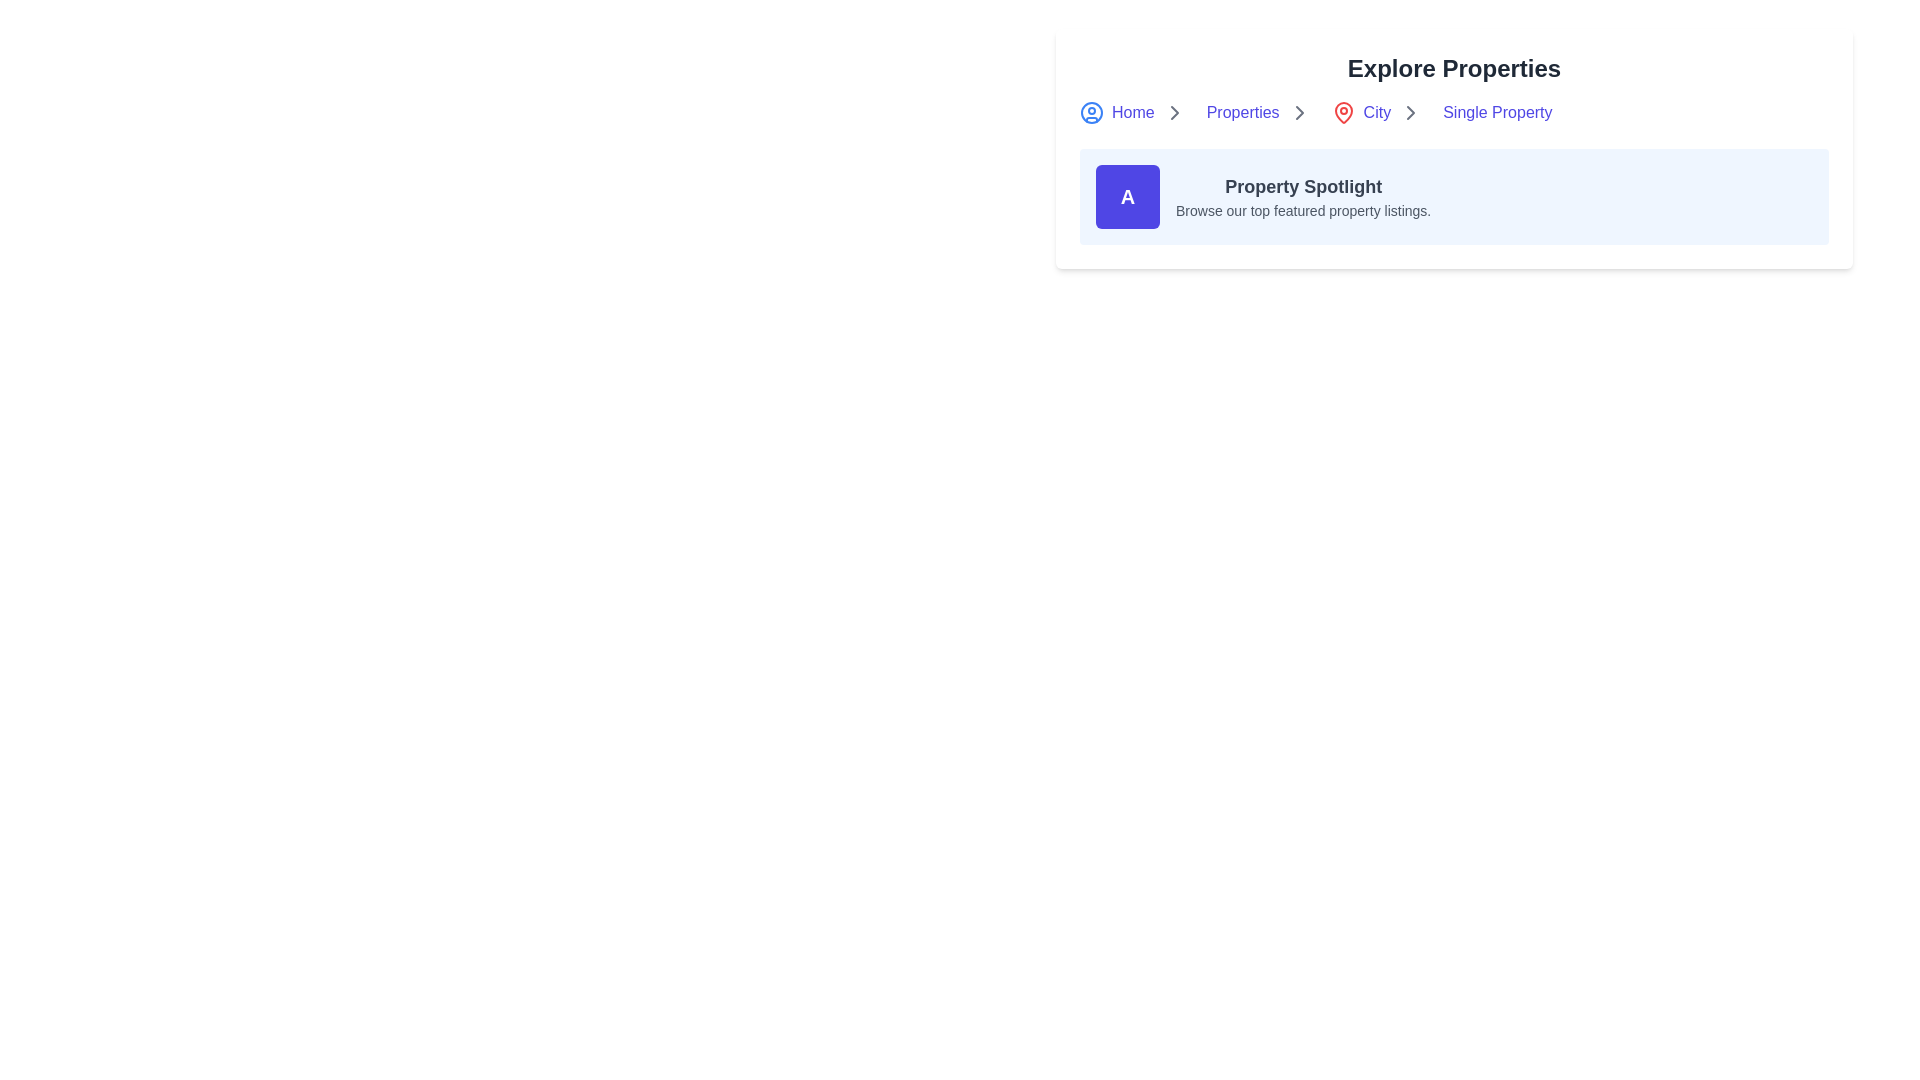 The width and height of the screenshot is (1920, 1080). Describe the element at coordinates (1347, 112) in the screenshot. I see `the red map pin icon located to the left of the text 'City' in the breadcrumb navigation bar` at that location.